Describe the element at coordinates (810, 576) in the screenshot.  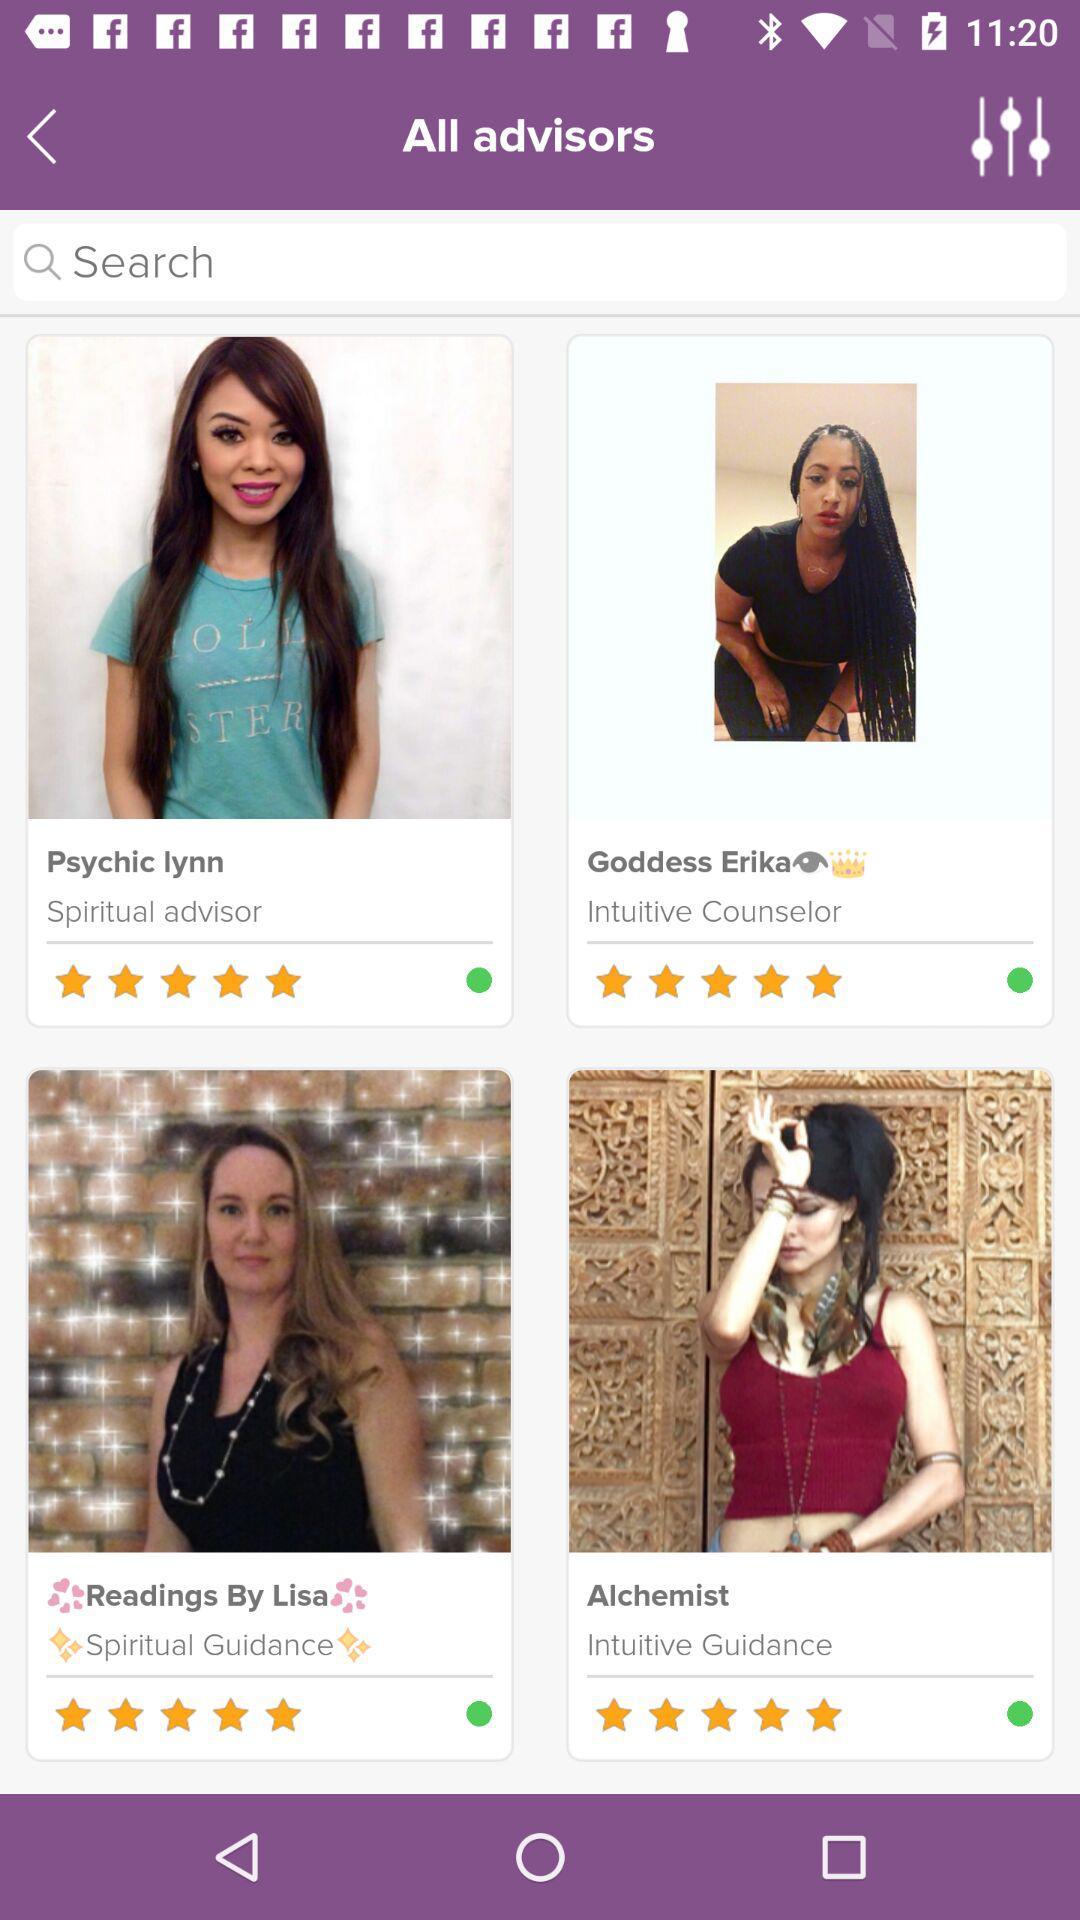
I see `an image which is at first right side of the page` at that location.